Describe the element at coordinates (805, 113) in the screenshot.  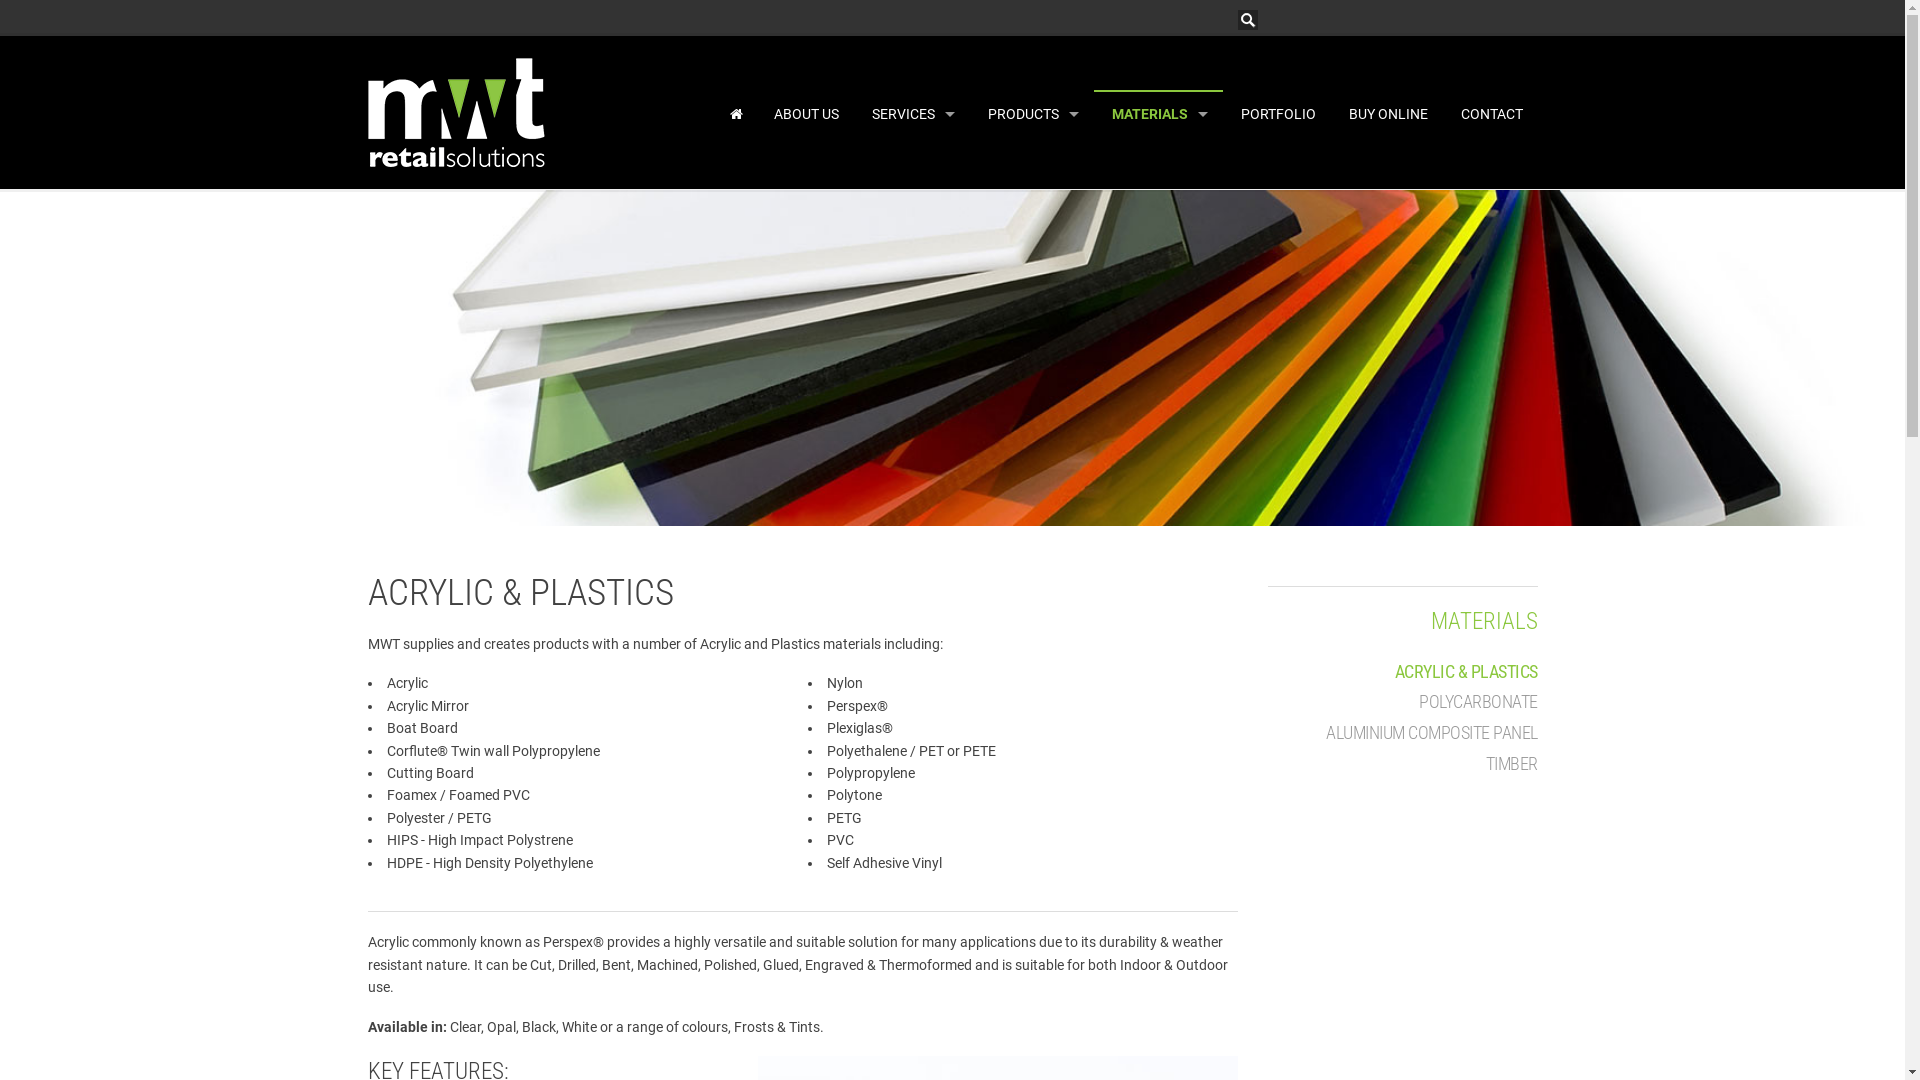
I see `'ABOUT US'` at that location.